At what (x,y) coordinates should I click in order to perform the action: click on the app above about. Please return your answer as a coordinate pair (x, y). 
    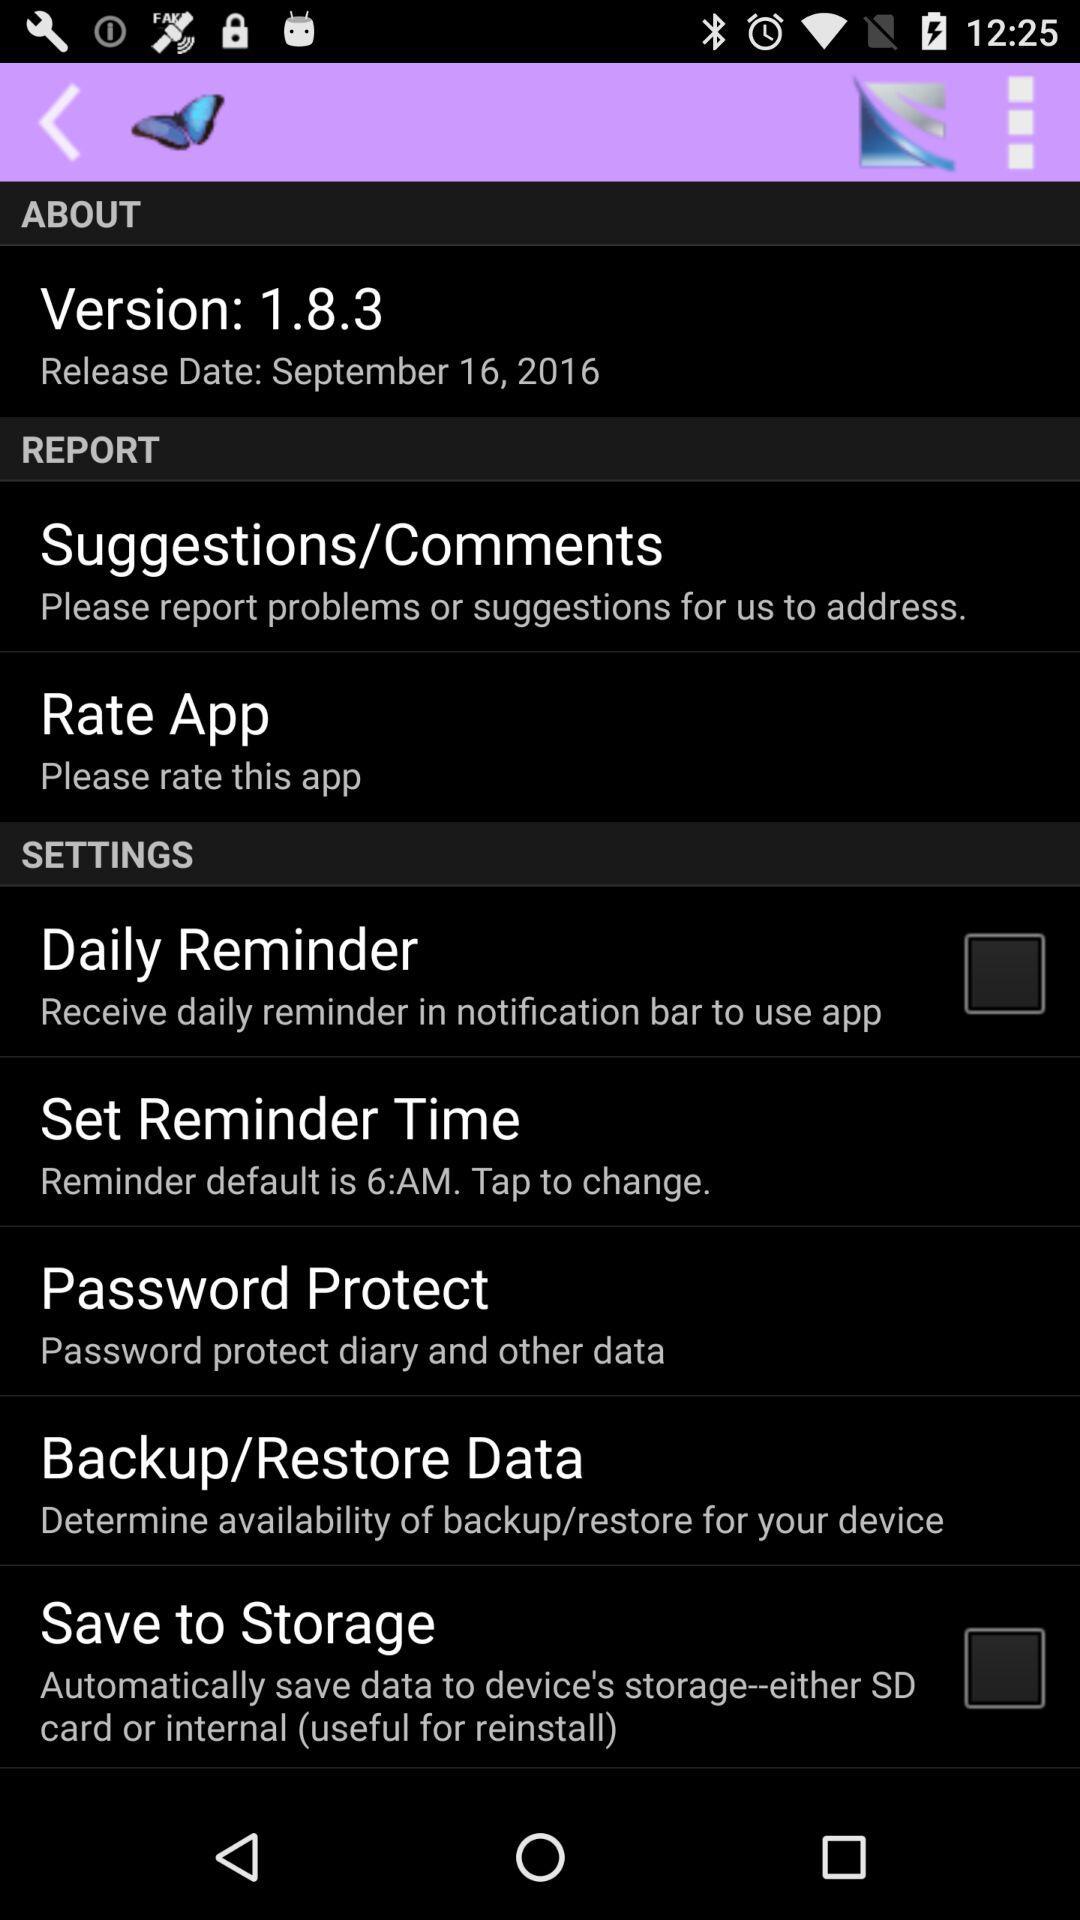
    Looking at the image, I should click on (1020, 121).